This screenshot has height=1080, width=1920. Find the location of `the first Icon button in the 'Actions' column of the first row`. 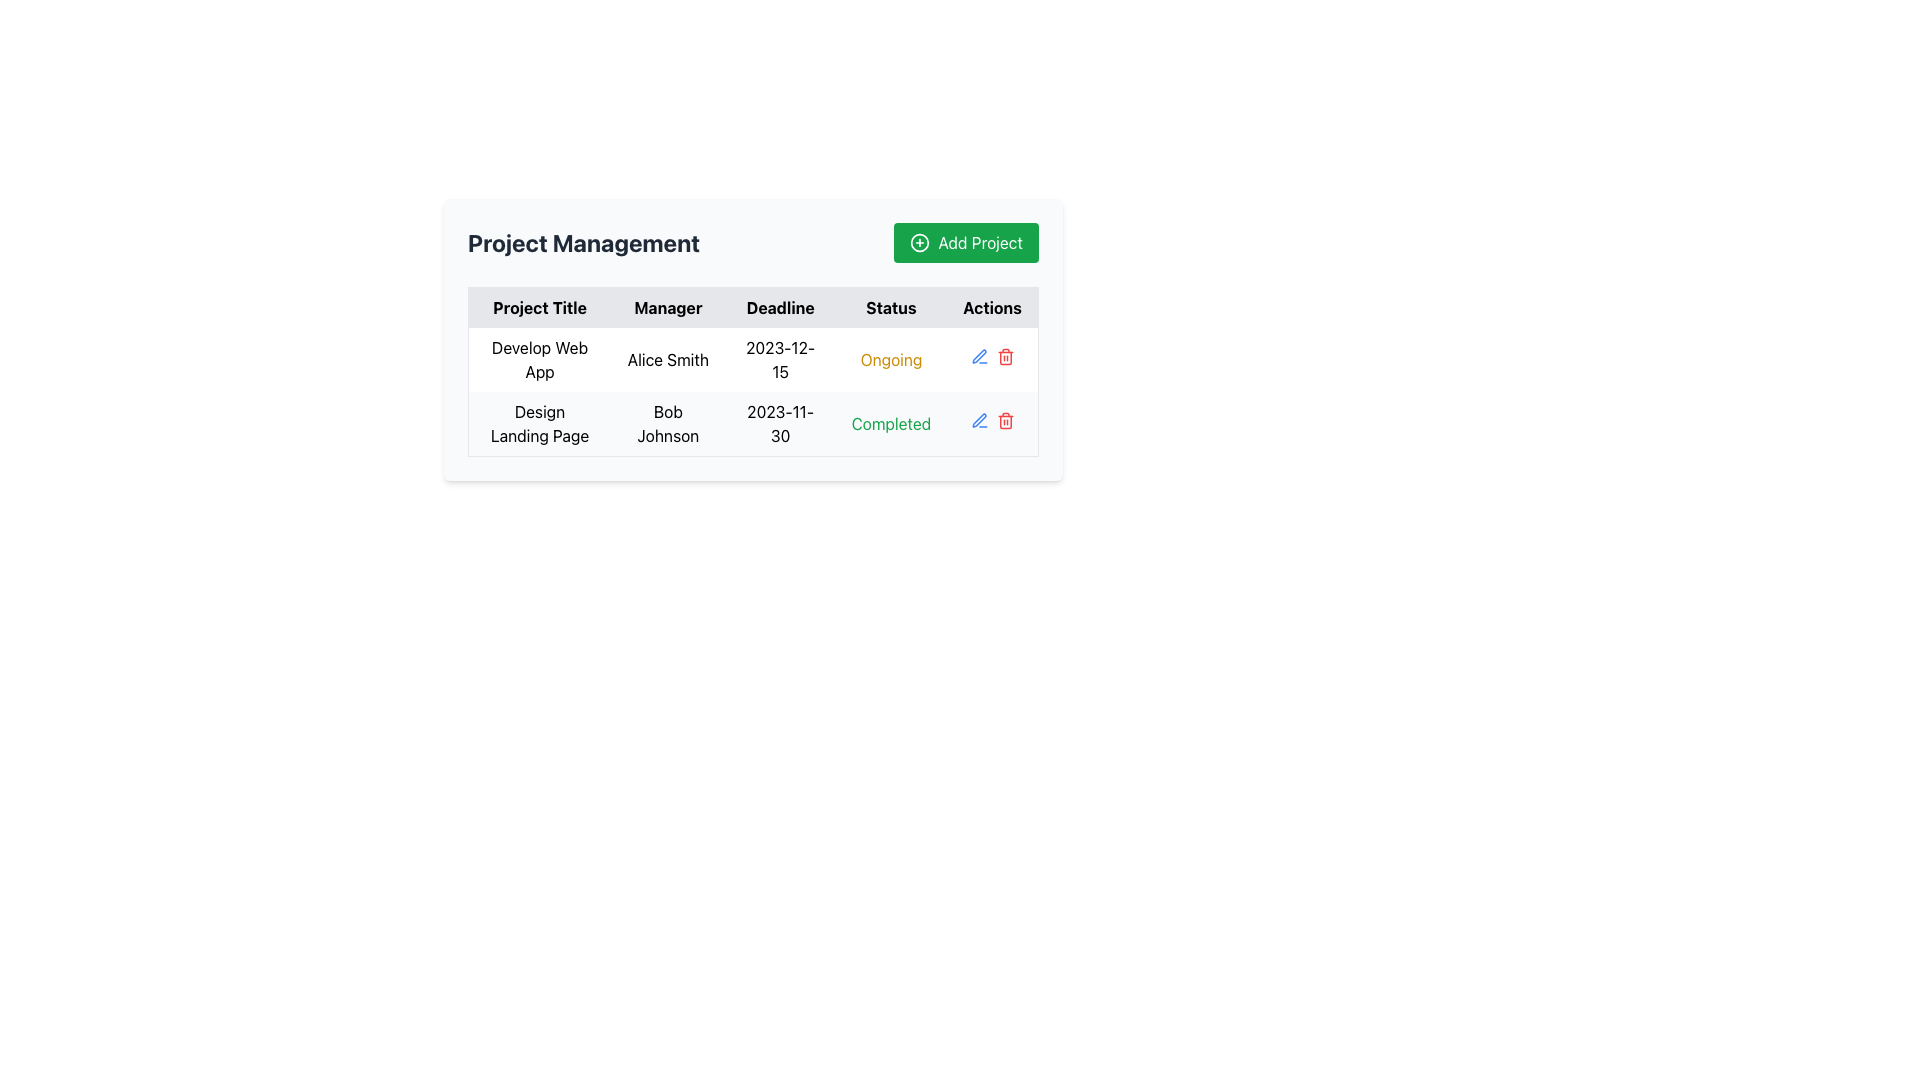

the first Icon button in the 'Actions' column of the first row is located at coordinates (979, 419).